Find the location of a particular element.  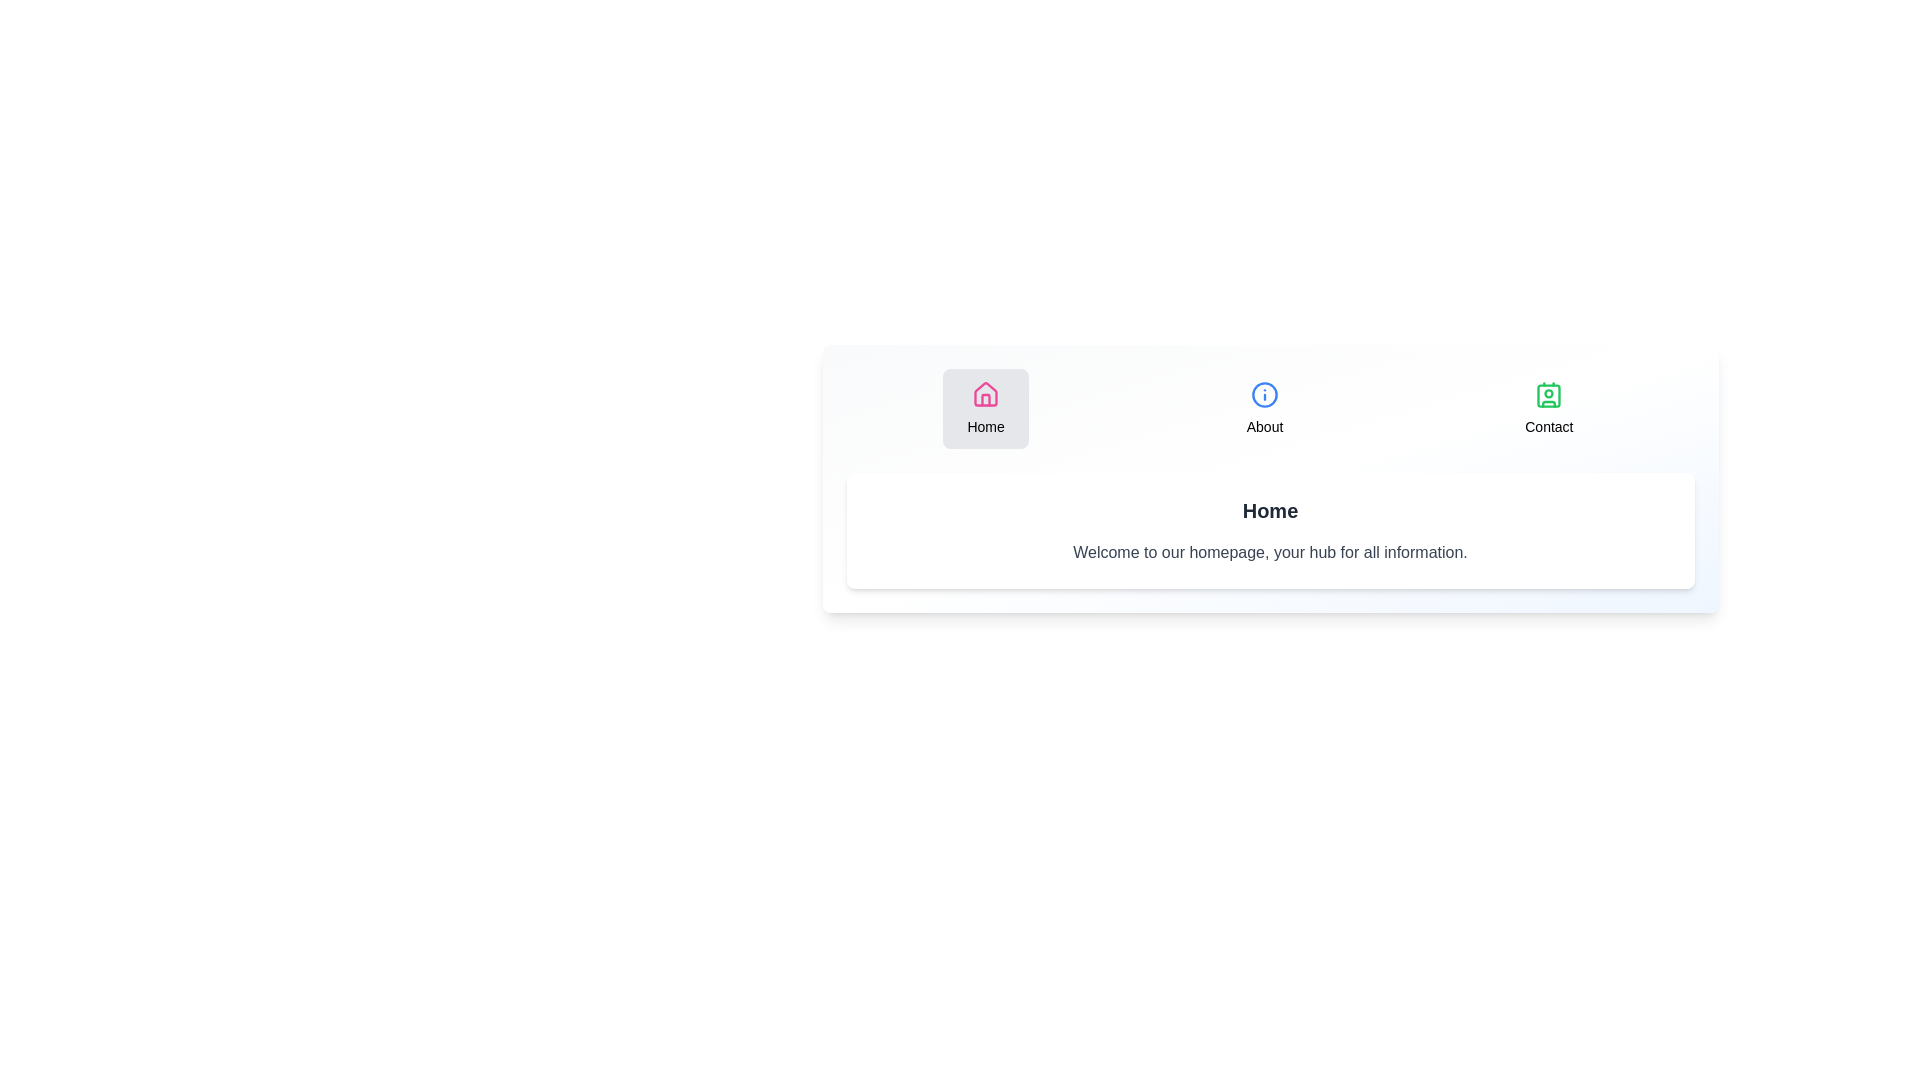

the About tab is located at coordinates (1264, 407).